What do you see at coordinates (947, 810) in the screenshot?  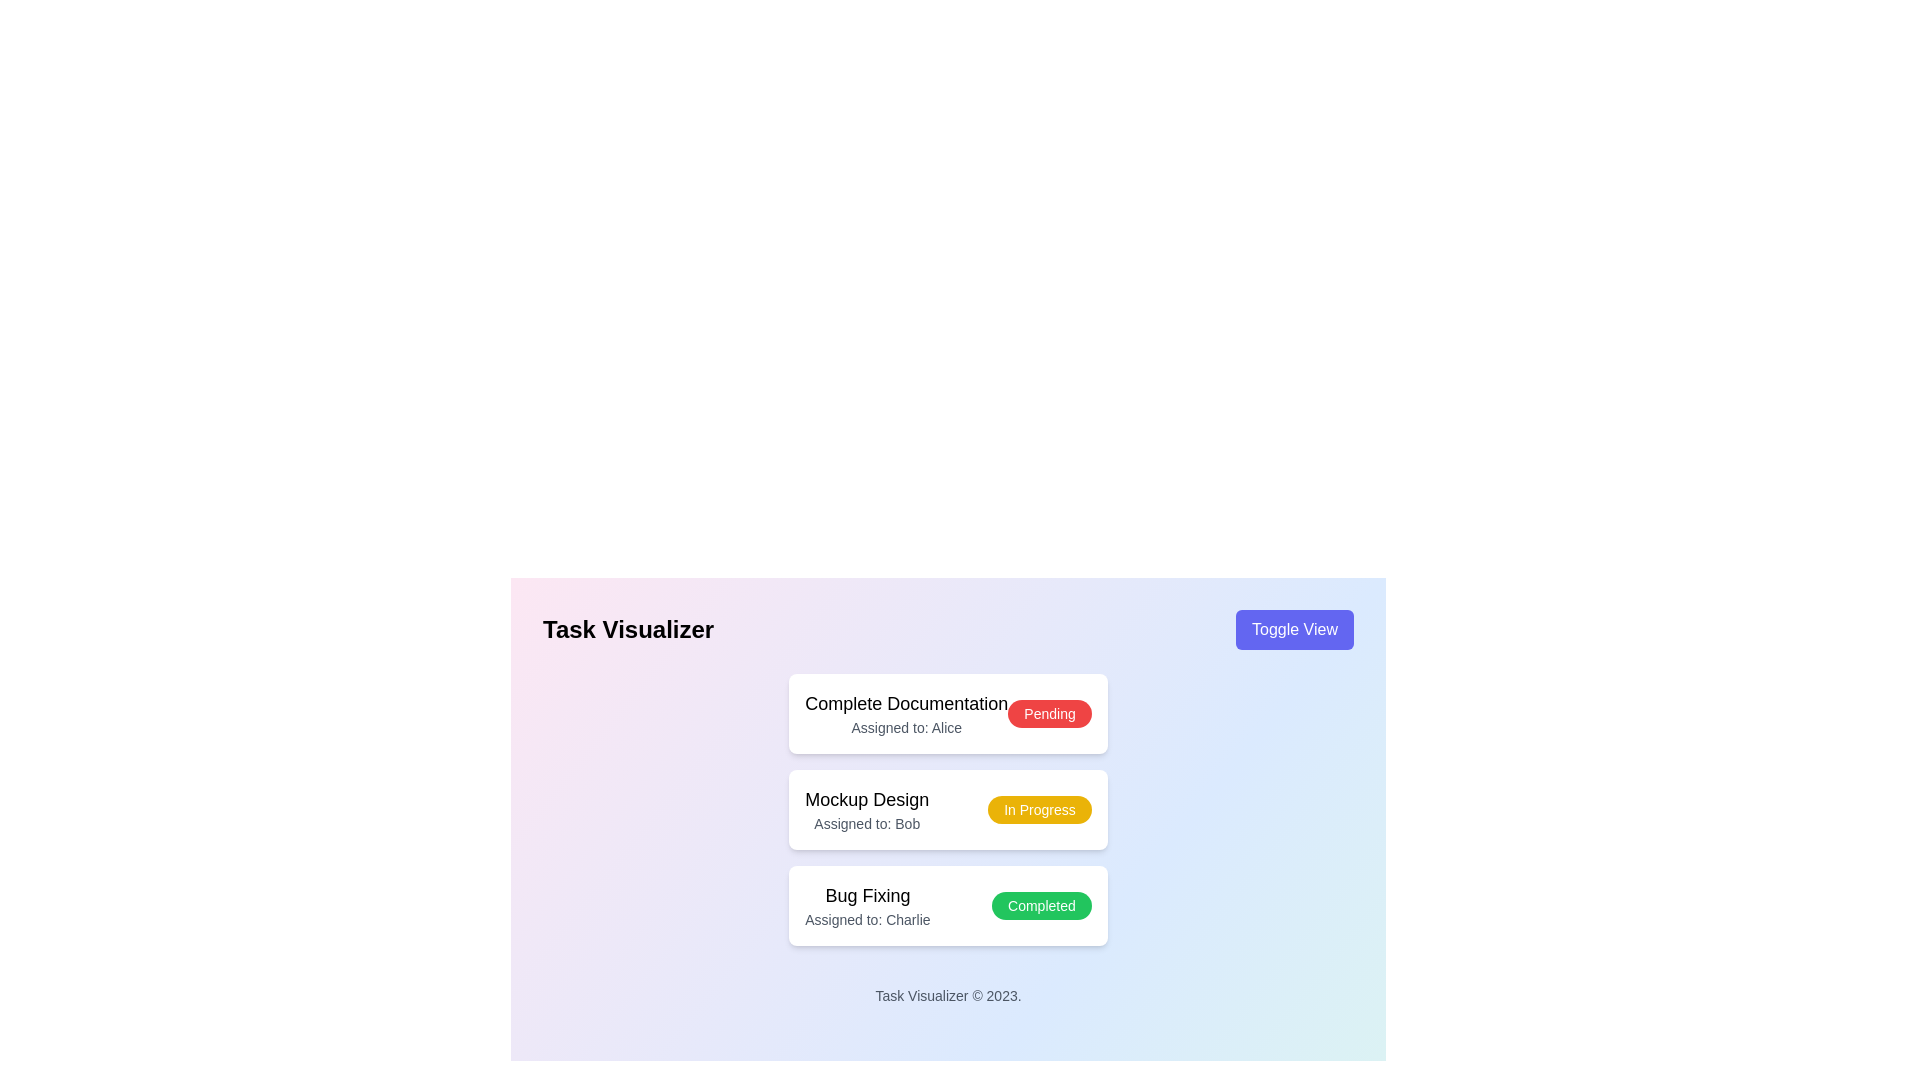 I see `task details from the card component titled 'Mockup Design' assigned to 'Bob' with the status 'In Progress'` at bounding box center [947, 810].